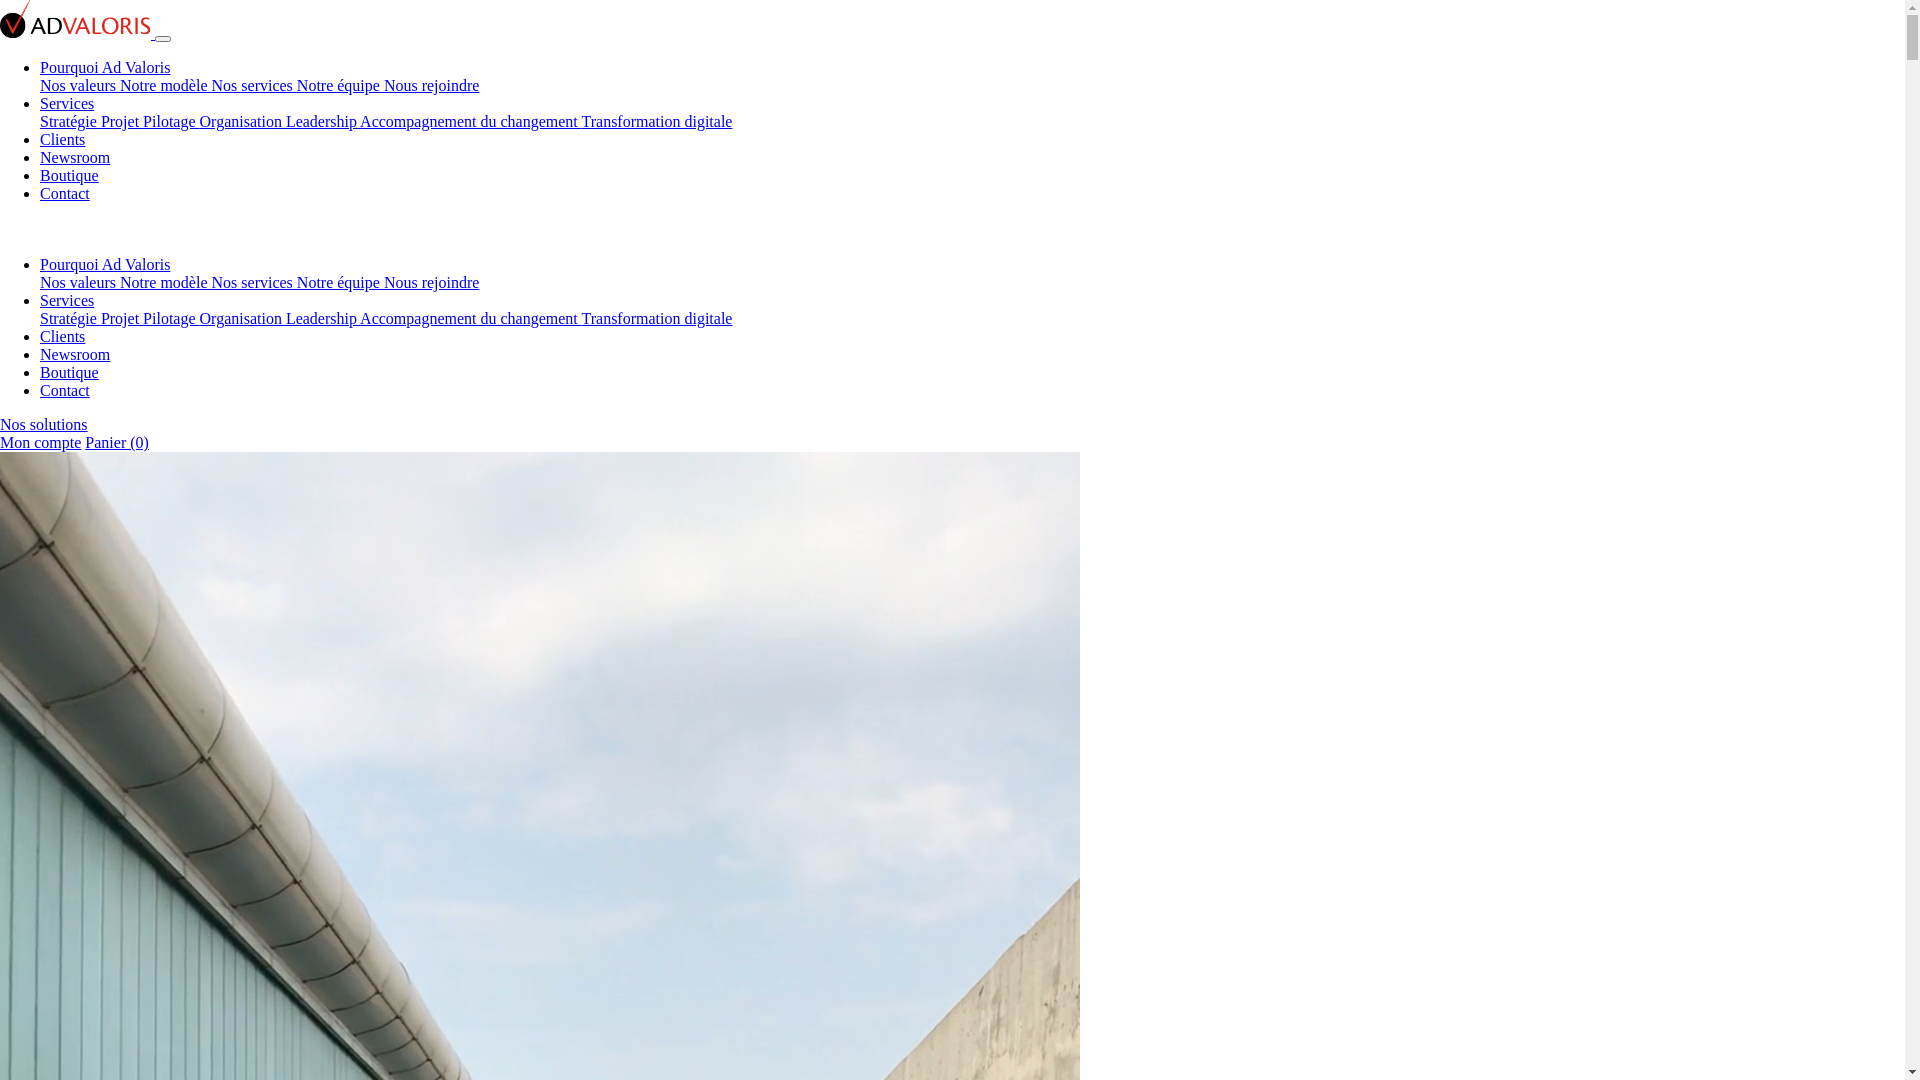 Image resolution: width=1920 pixels, height=1080 pixels. Describe the element at coordinates (99, 317) in the screenshot. I see `'Projet'` at that location.